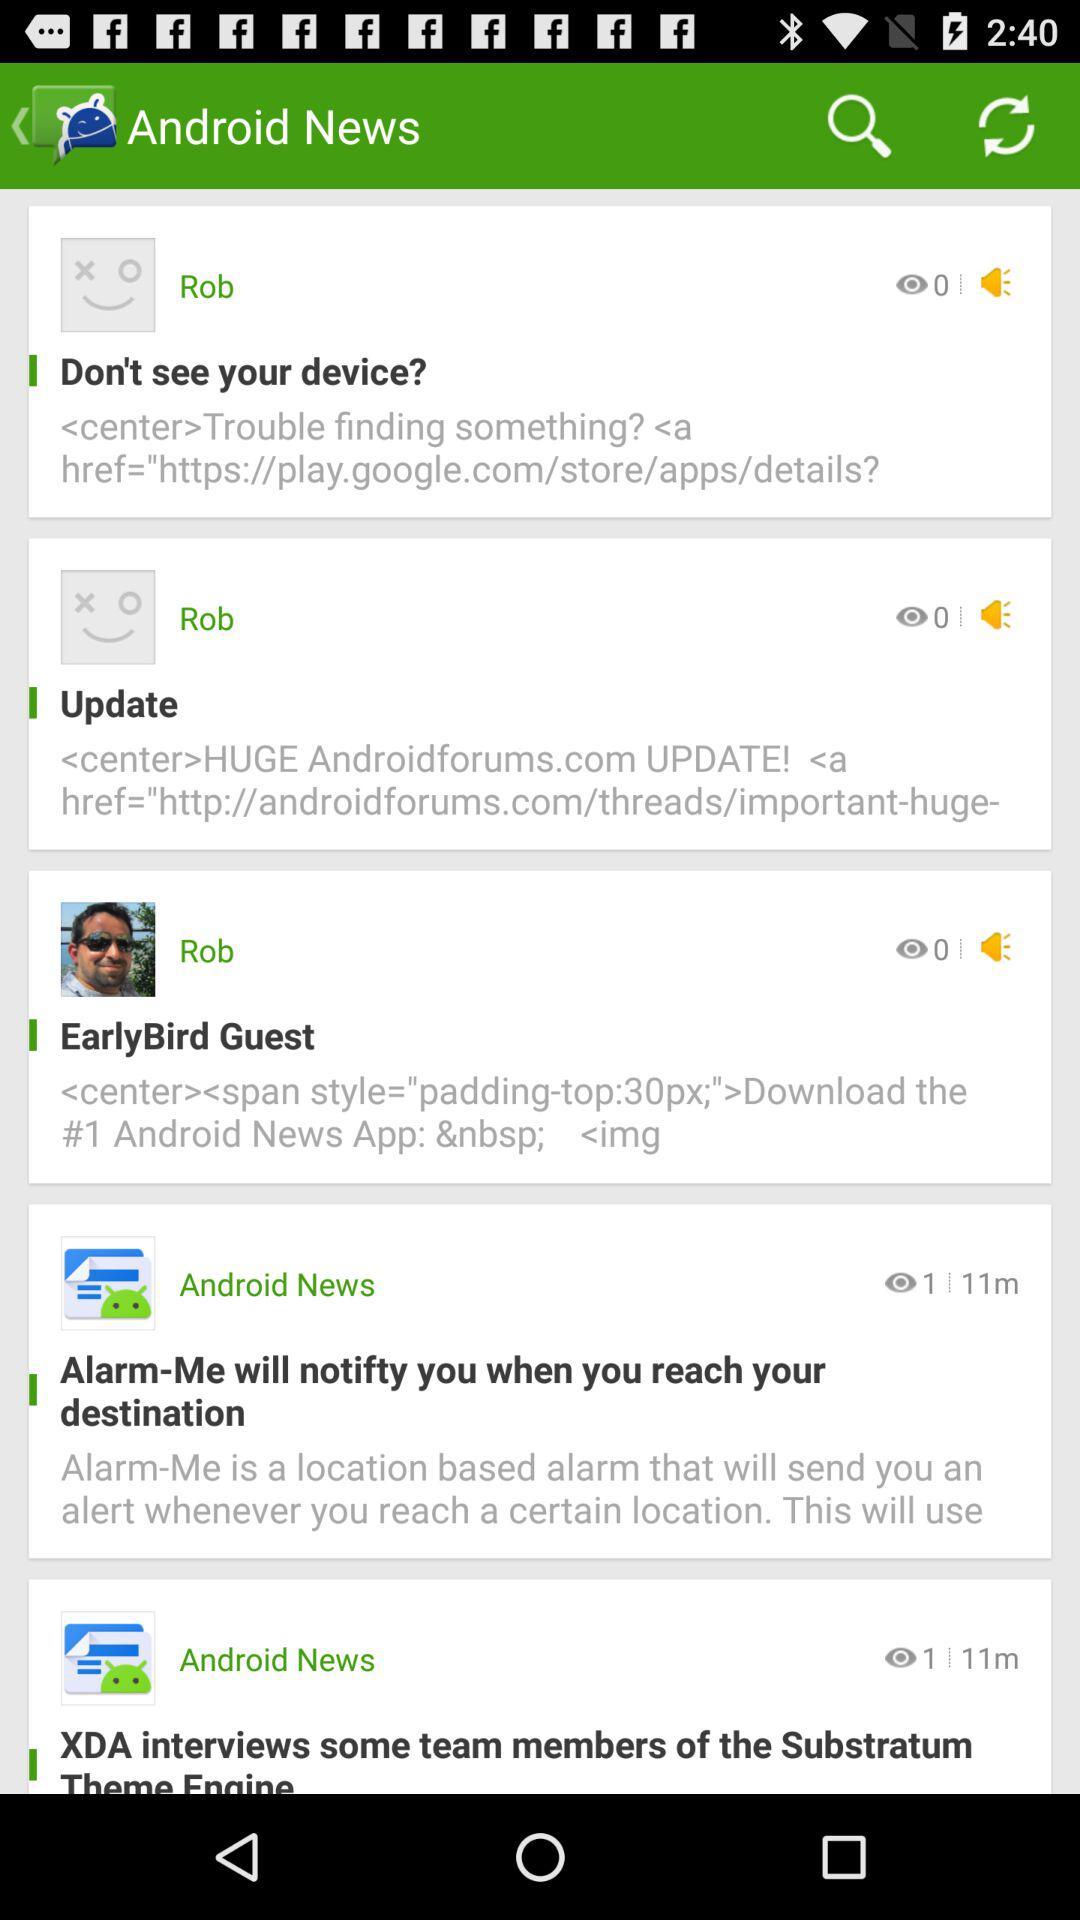  What do you see at coordinates (523, 1035) in the screenshot?
I see `the earlybird guest` at bounding box center [523, 1035].